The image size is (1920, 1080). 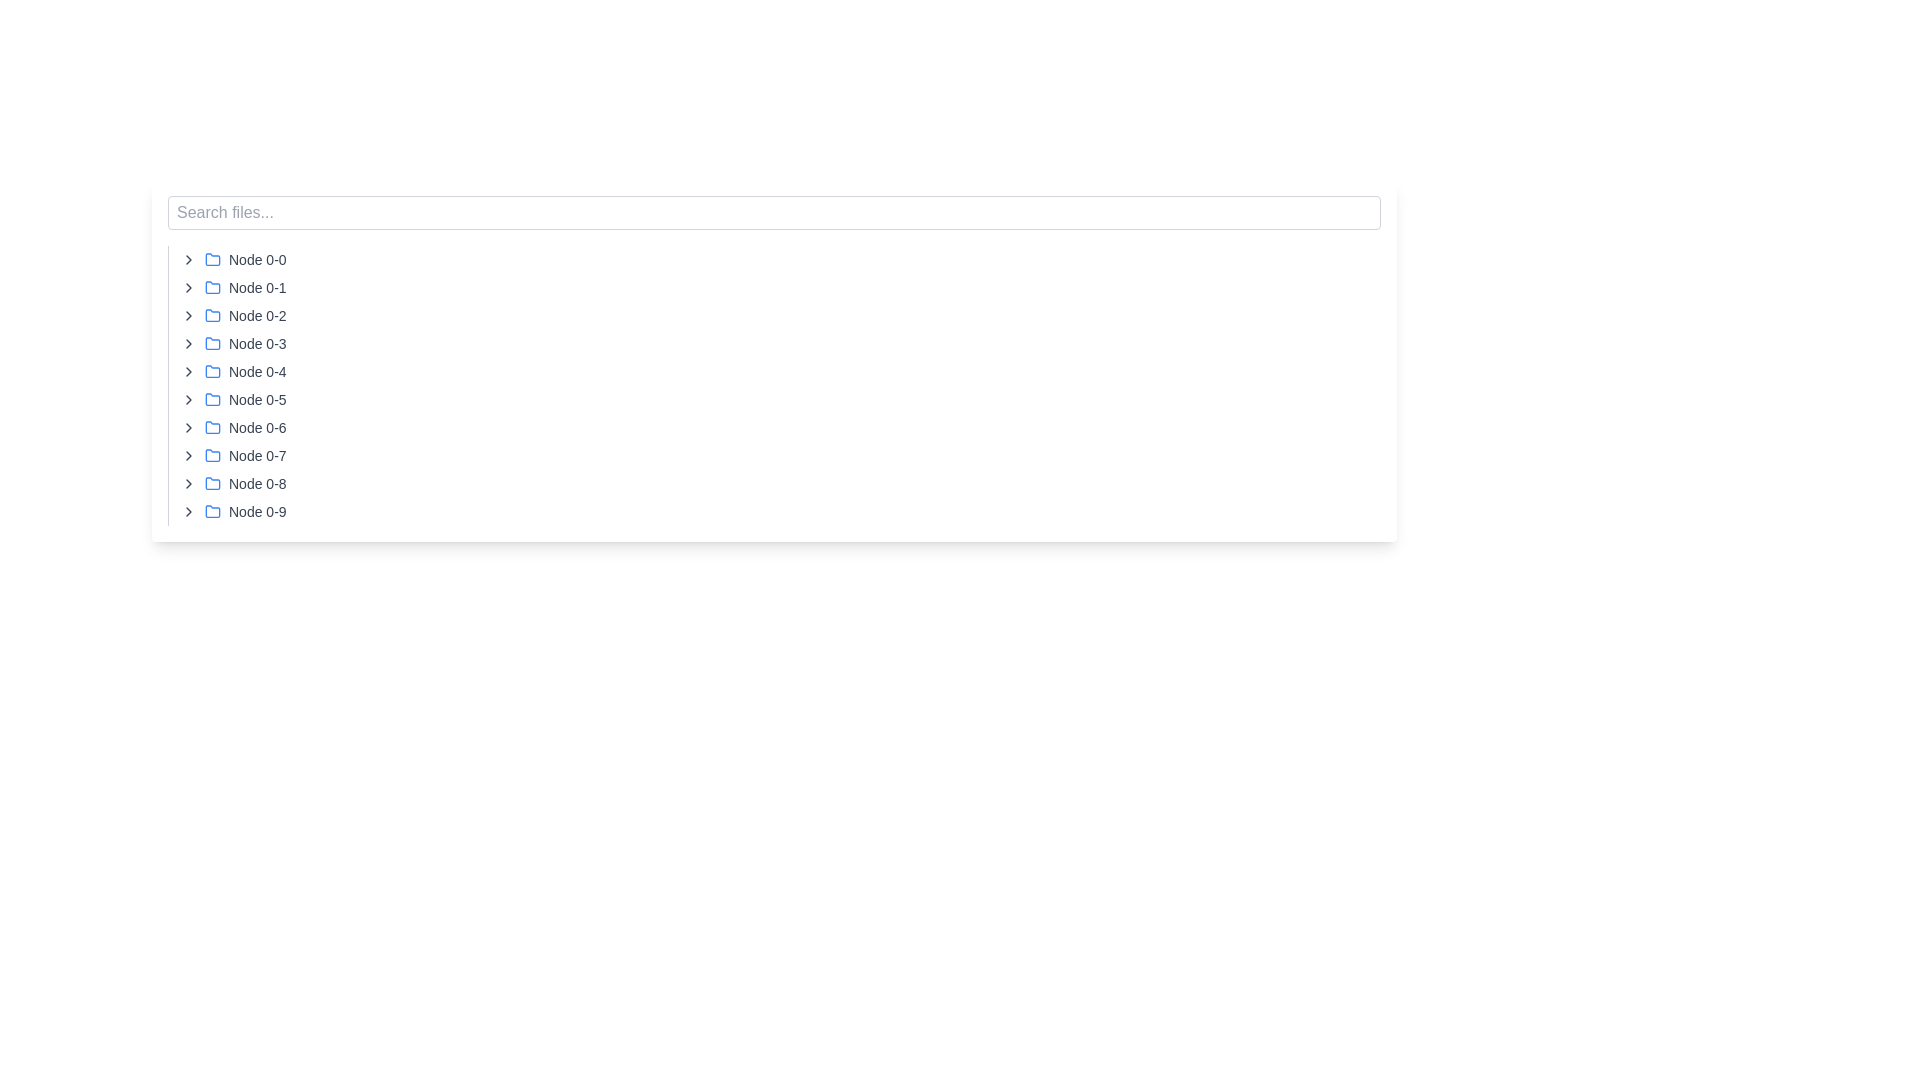 What do you see at coordinates (212, 483) in the screenshot?
I see `the folder icon located in the eighth row labeled 'Node 0-8', positioned to the left of the text 'Node 0-8' and to the right of a chevron icon for interaction` at bounding box center [212, 483].